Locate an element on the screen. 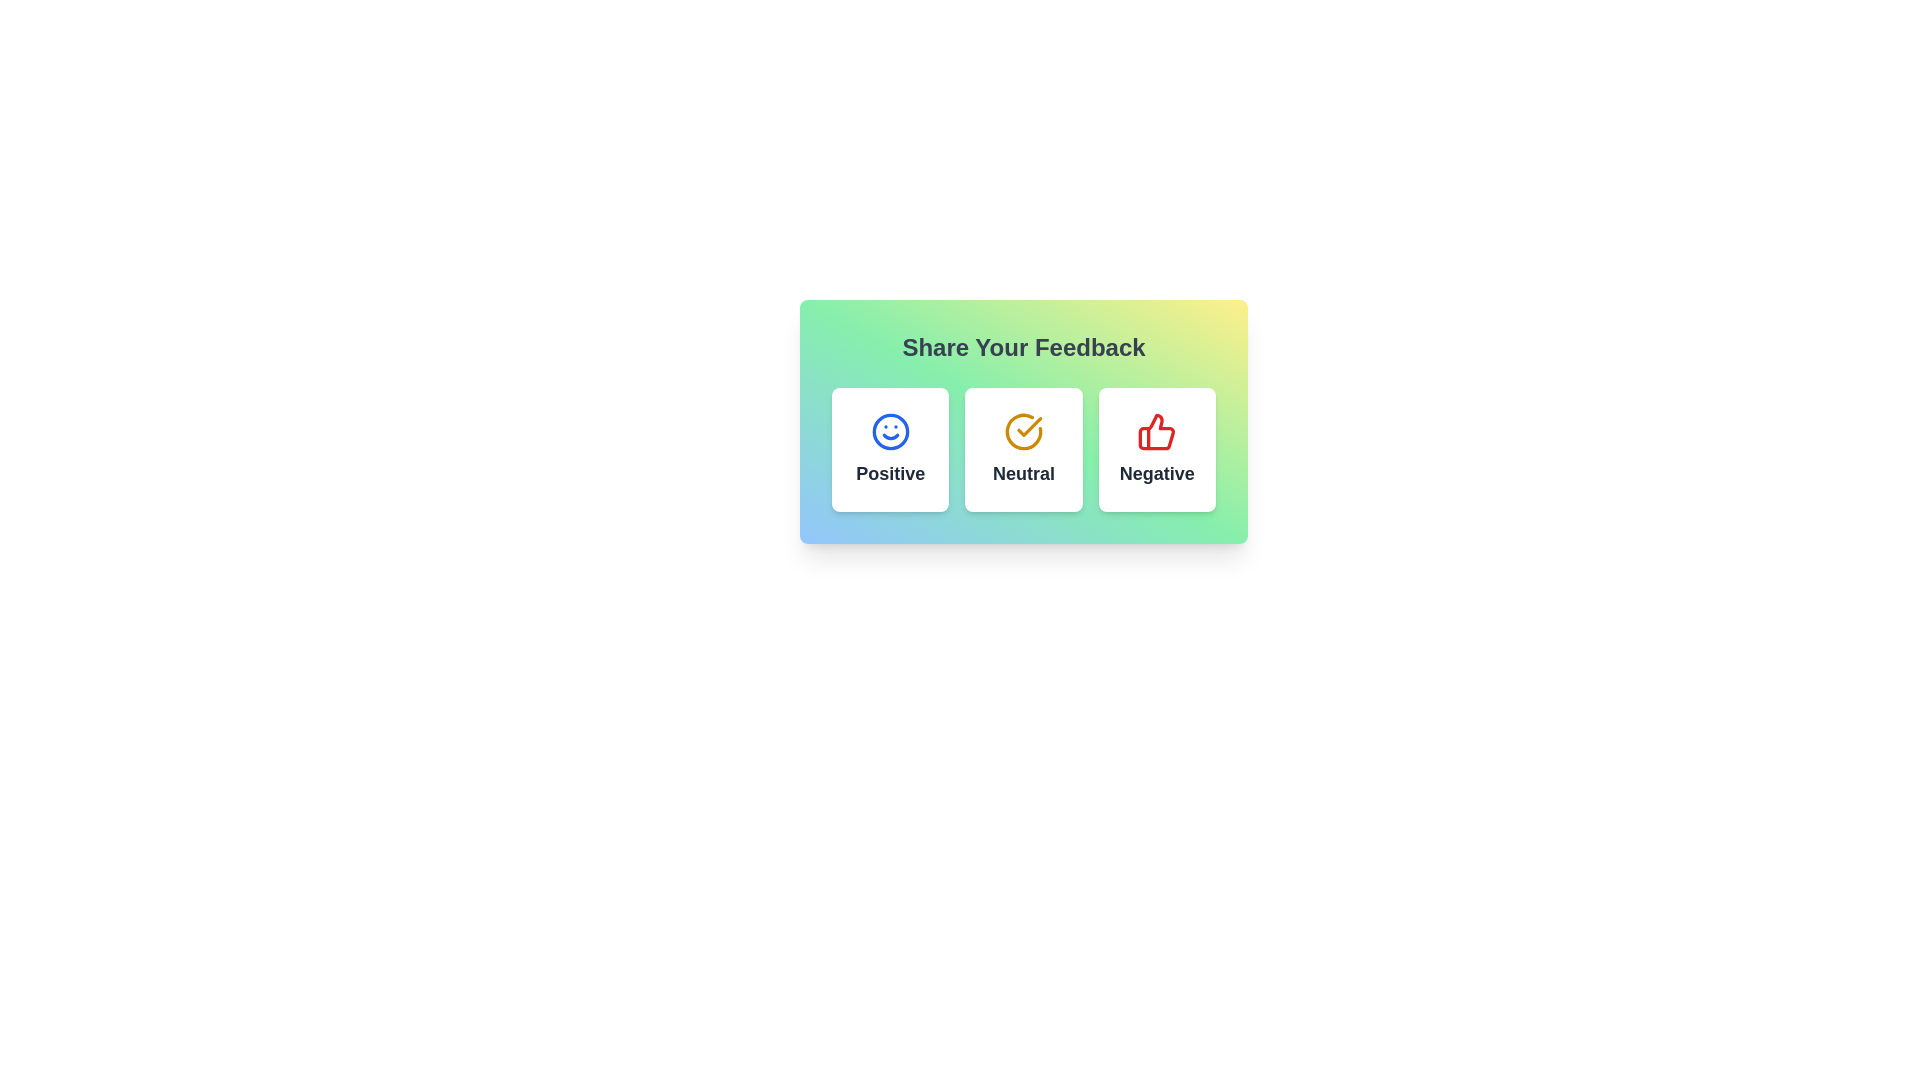 This screenshot has height=1080, width=1920. the selectable card positioned in the middle column of the feedback system, which indicates a neutral response is located at coordinates (1023, 450).